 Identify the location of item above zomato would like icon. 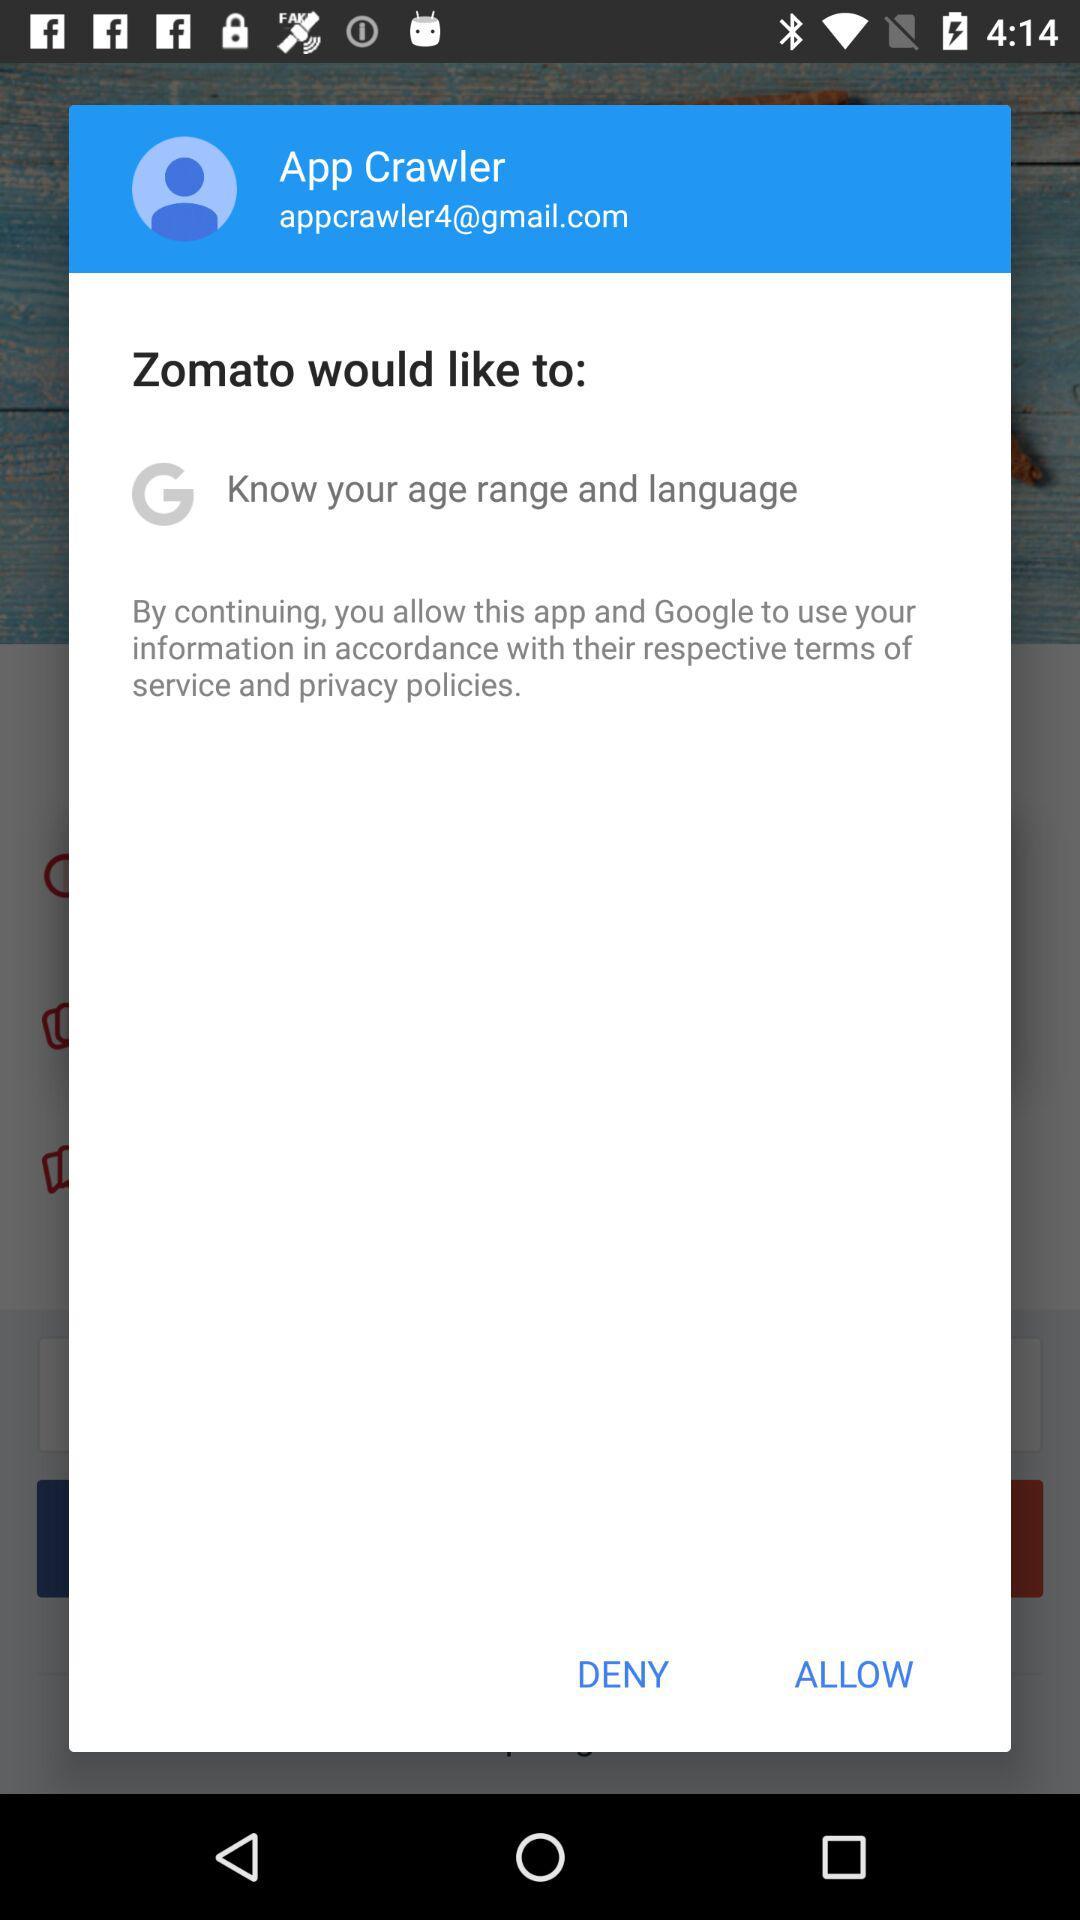
(454, 214).